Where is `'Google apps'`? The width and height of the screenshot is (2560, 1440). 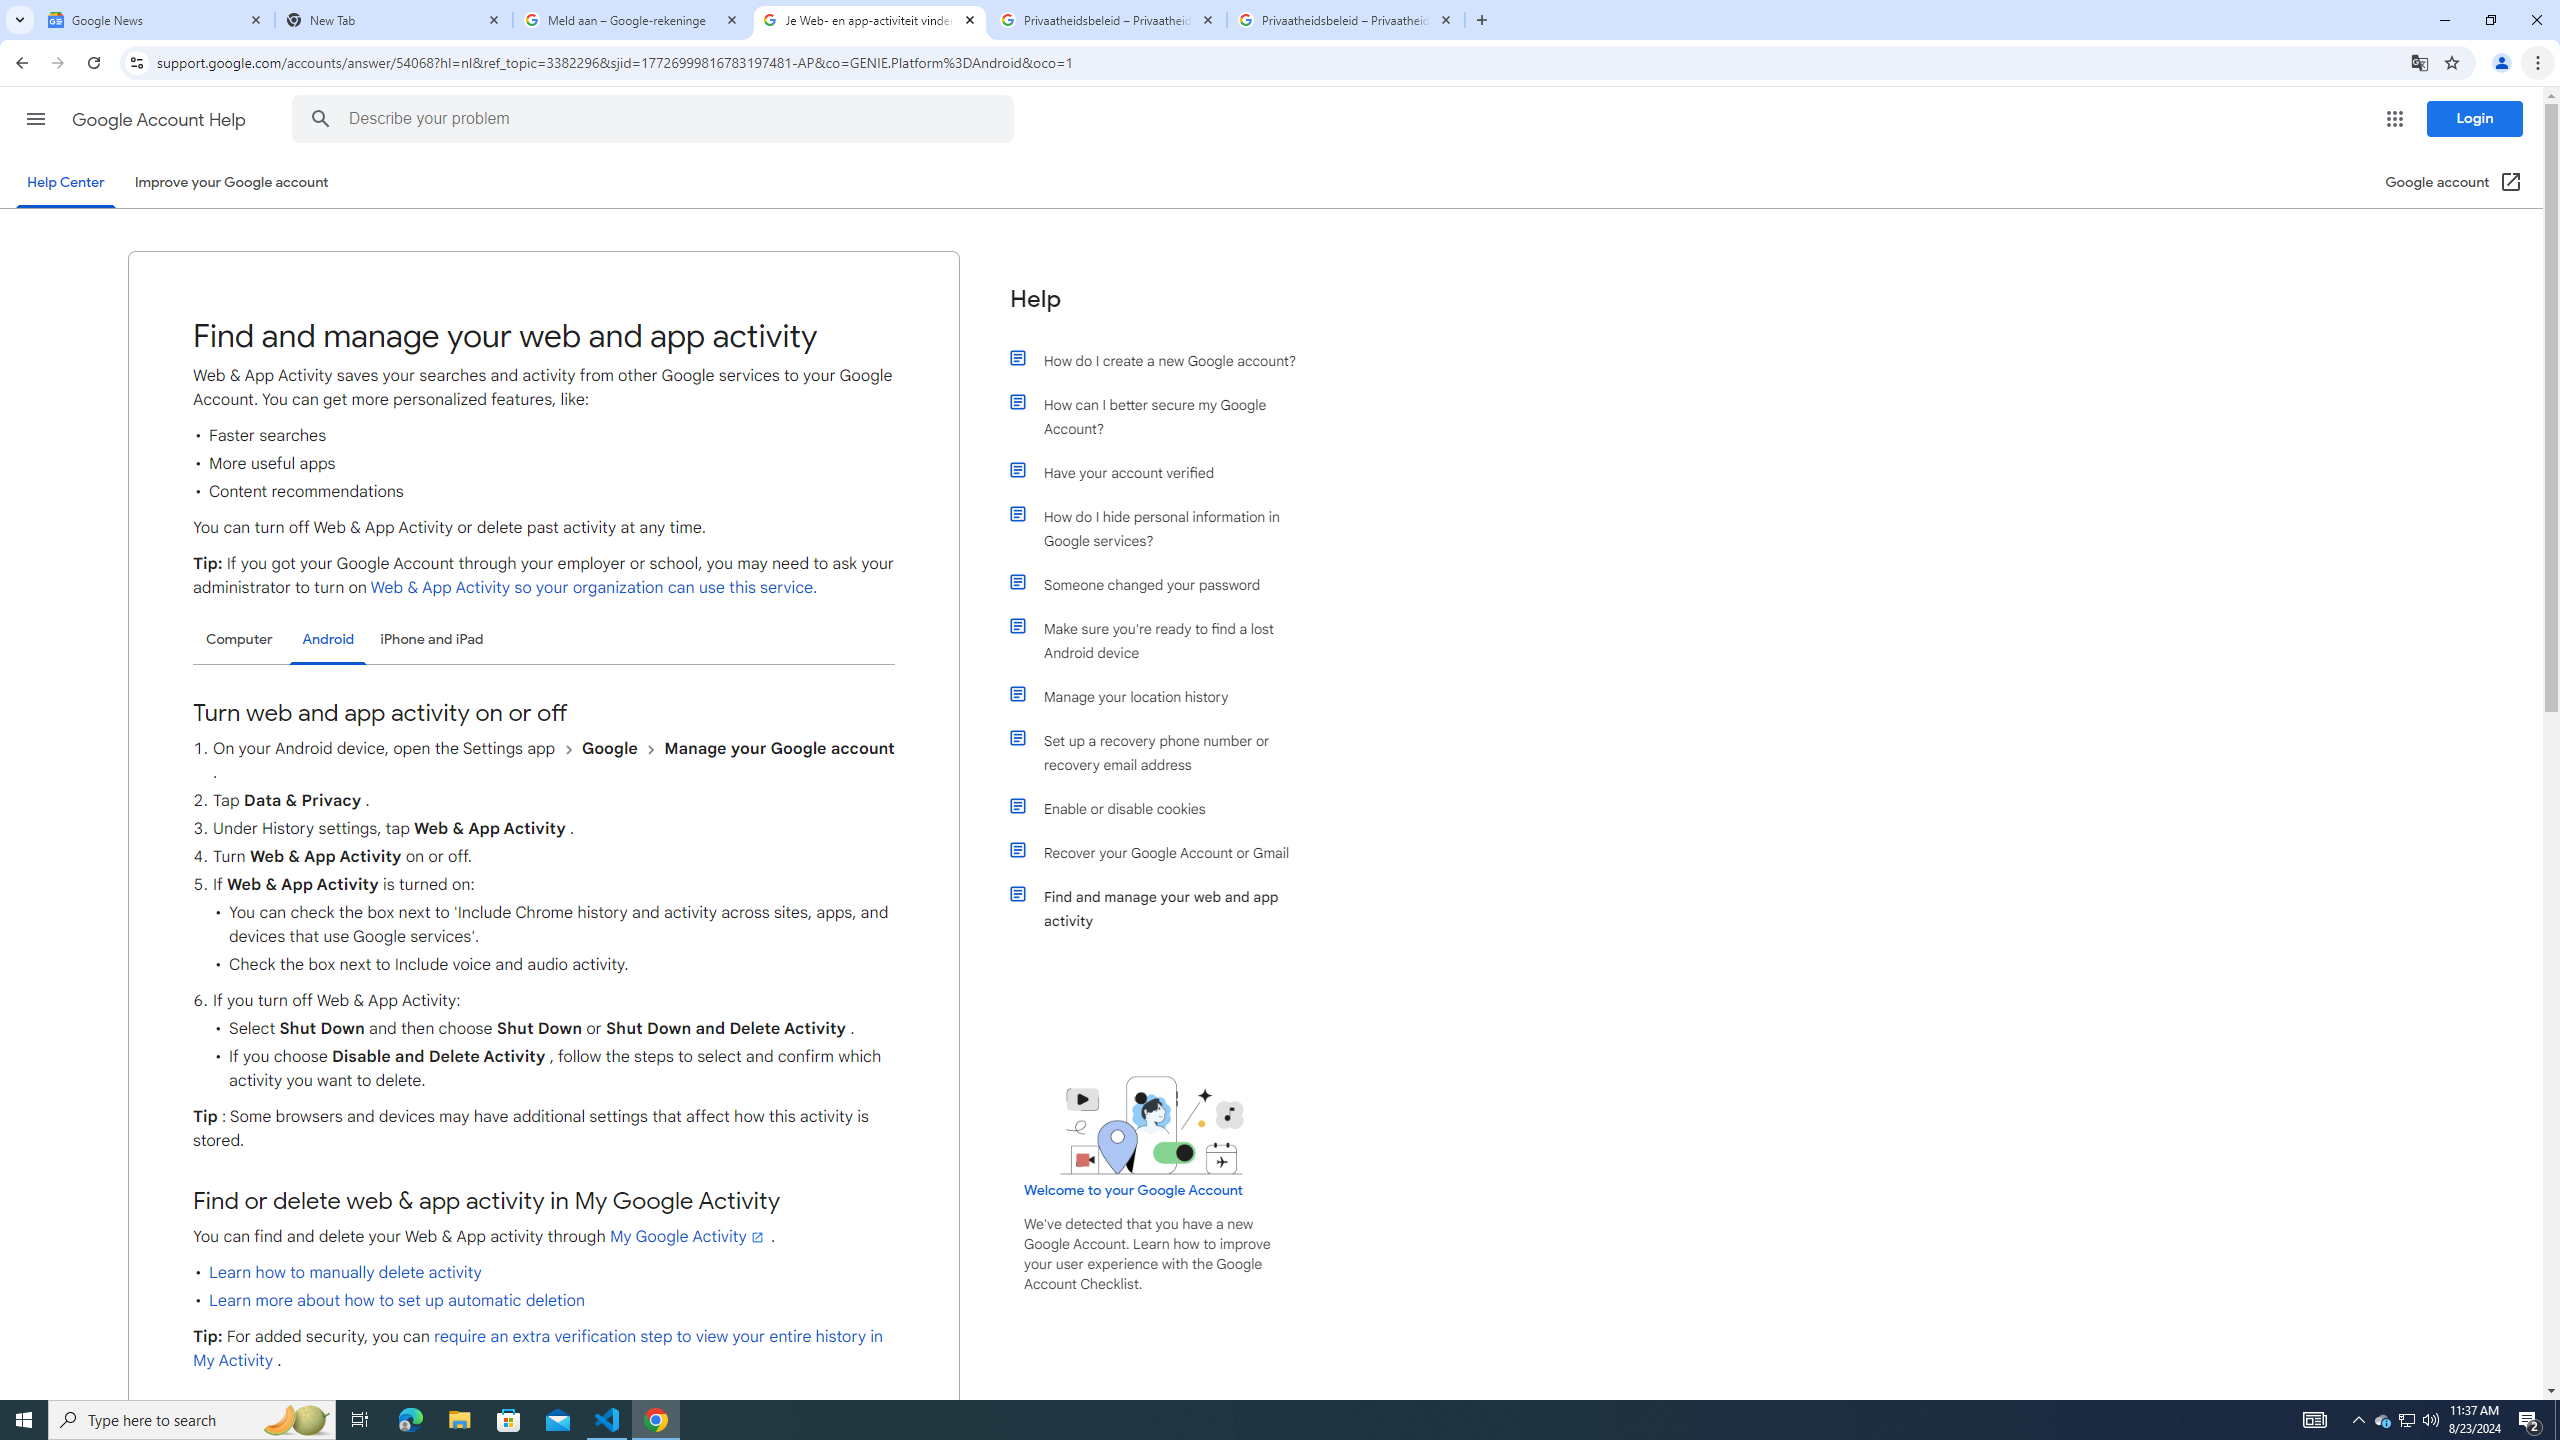 'Google apps' is located at coordinates (2393, 118).